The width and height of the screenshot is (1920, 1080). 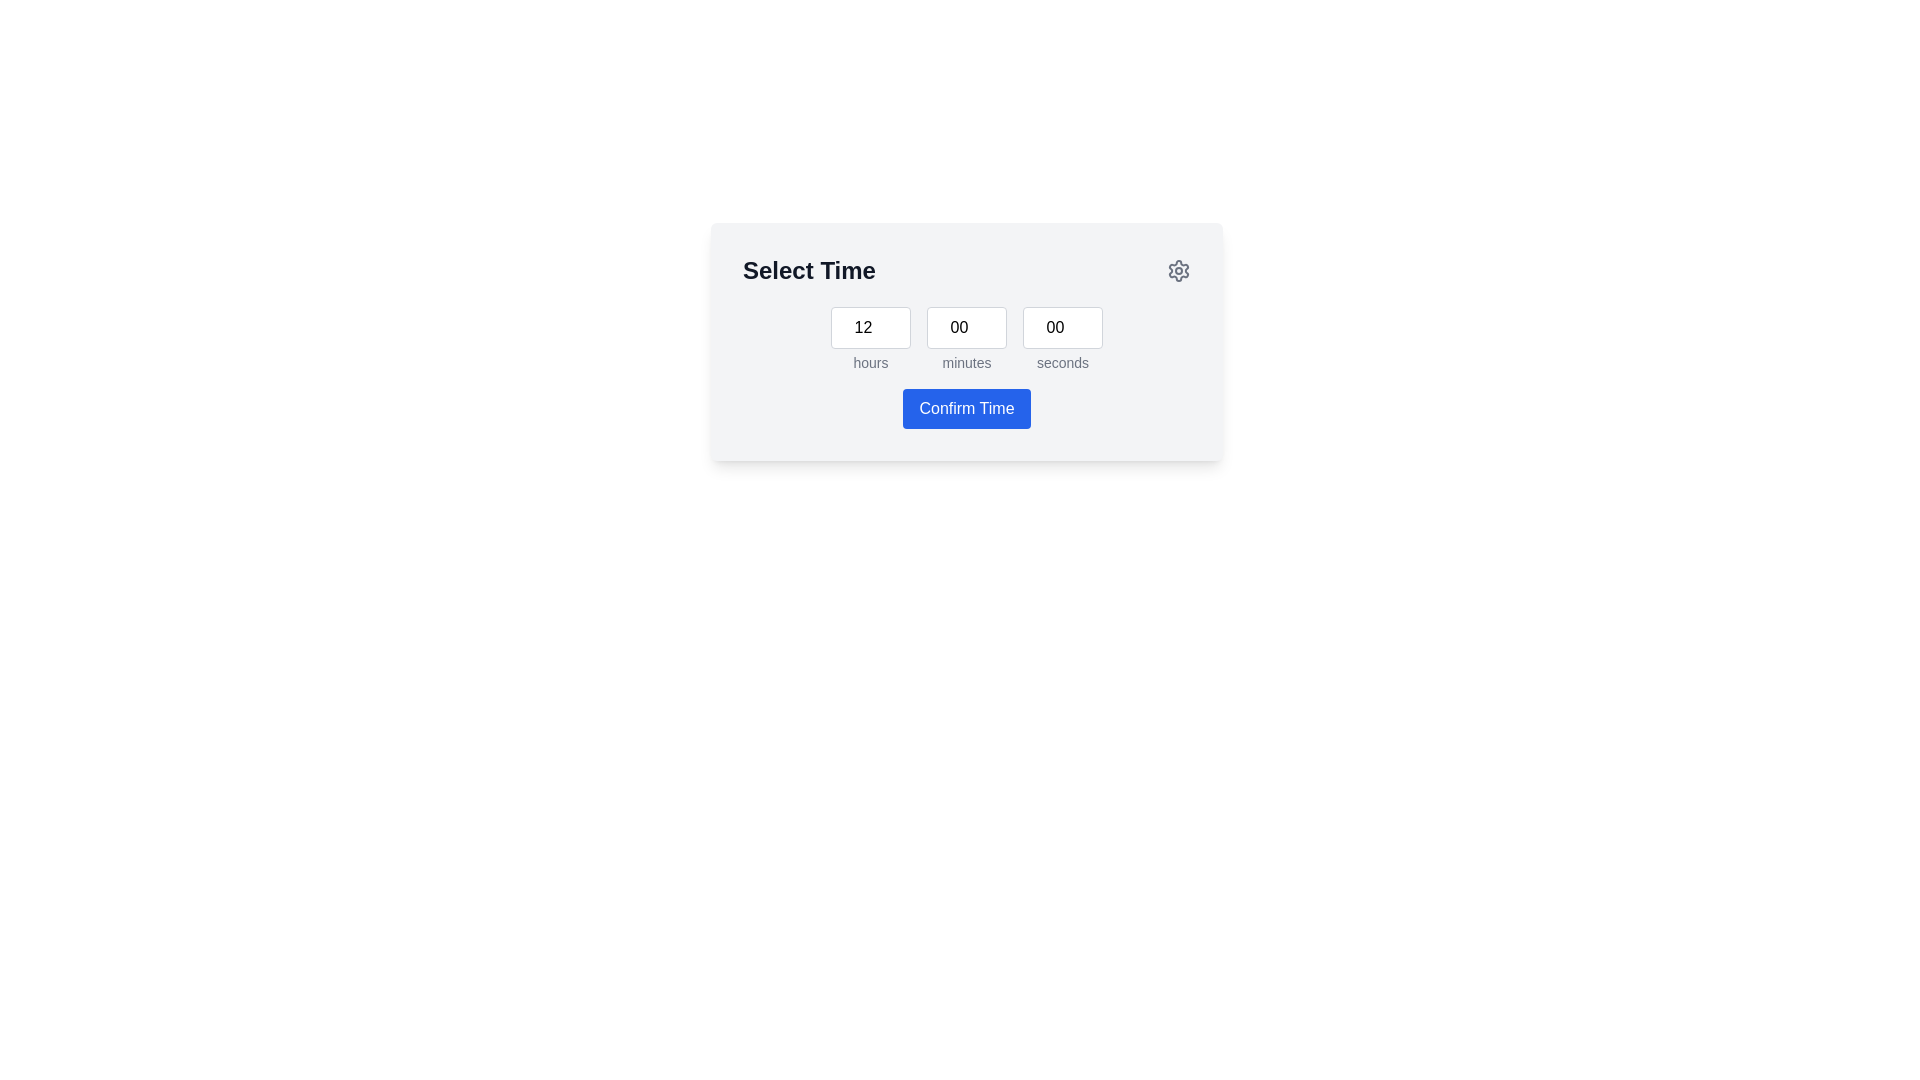 I want to click on the label displaying 'minutes', which is styled with a smaller font size and gray color, positioned directly beneath the input box for entering minutes, so click(x=966, y=362).